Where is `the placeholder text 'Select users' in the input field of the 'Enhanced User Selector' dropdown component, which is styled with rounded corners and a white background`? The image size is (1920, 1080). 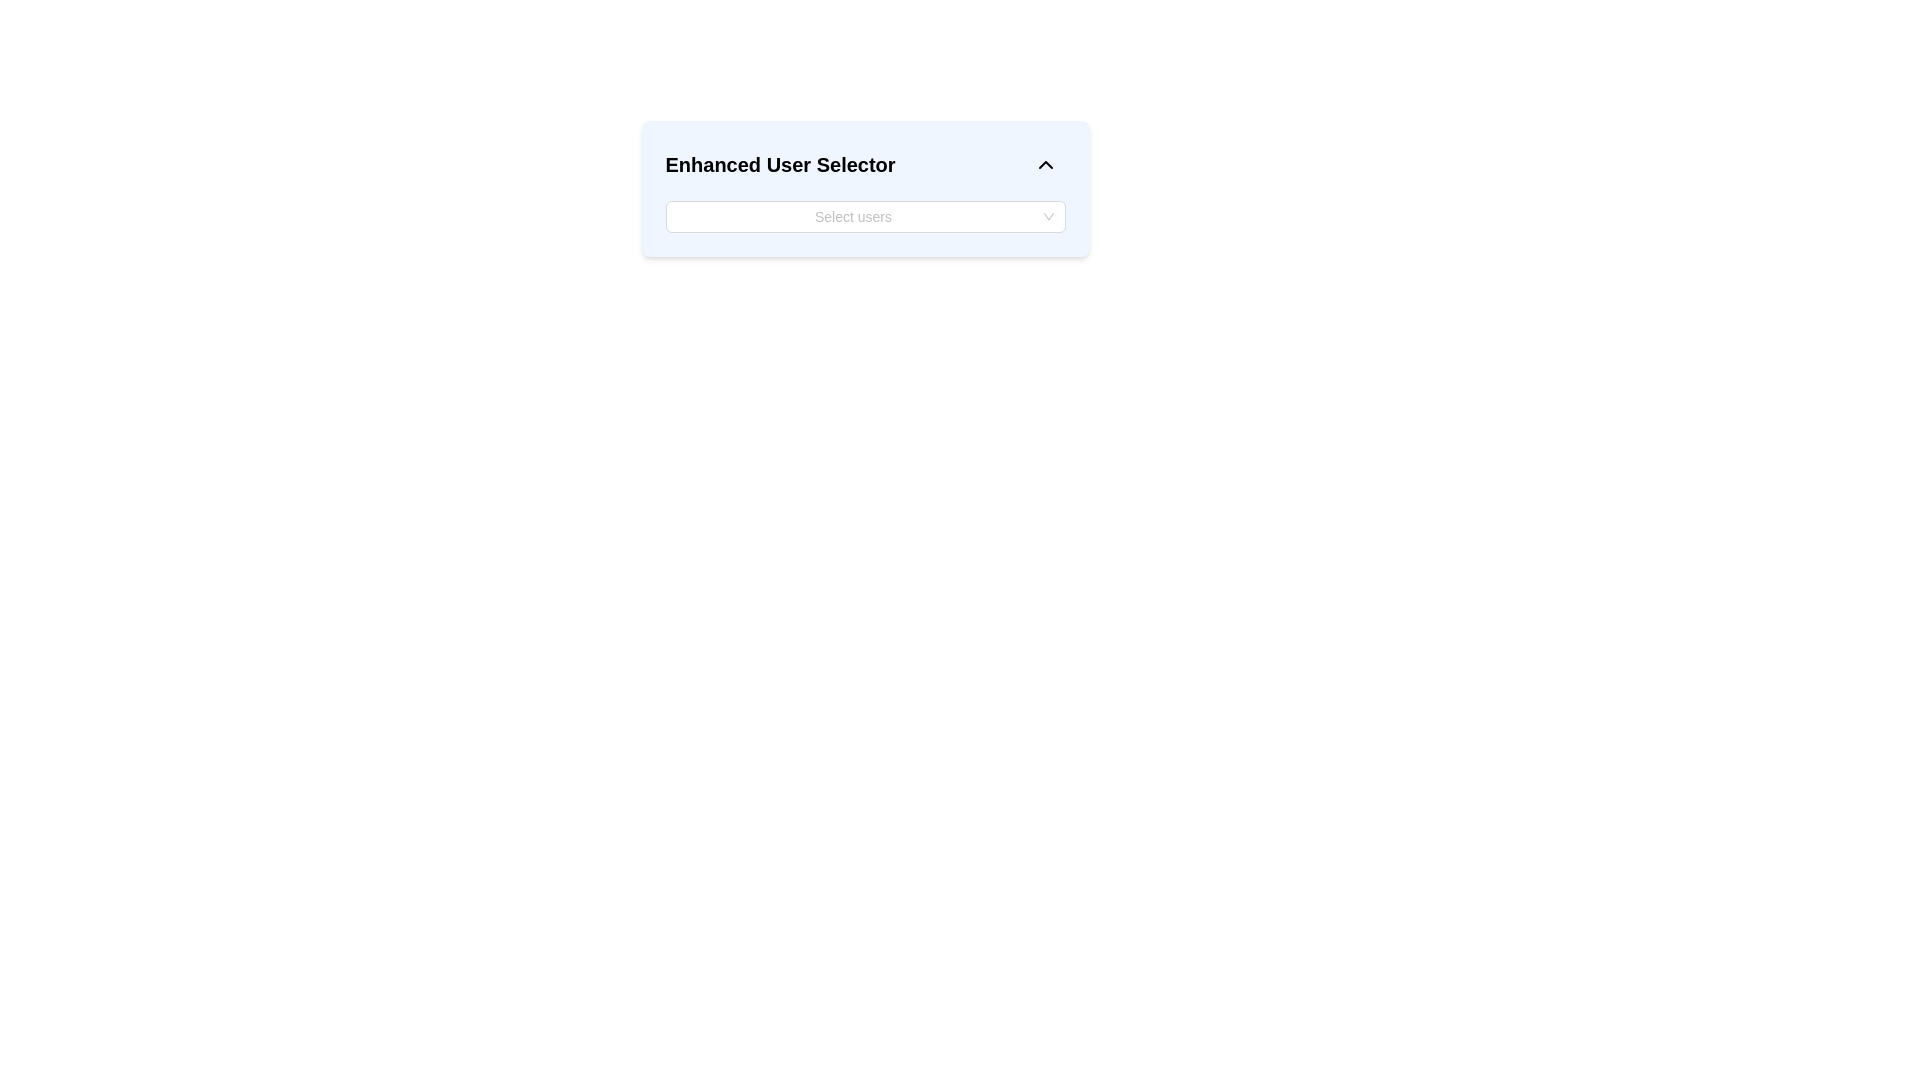 the placeholder text 'Select users' in the input field of the 'Enhanced User Selector' dropdown component, which is styled with rounded corners and a white background is located at coordinates (853, 216).